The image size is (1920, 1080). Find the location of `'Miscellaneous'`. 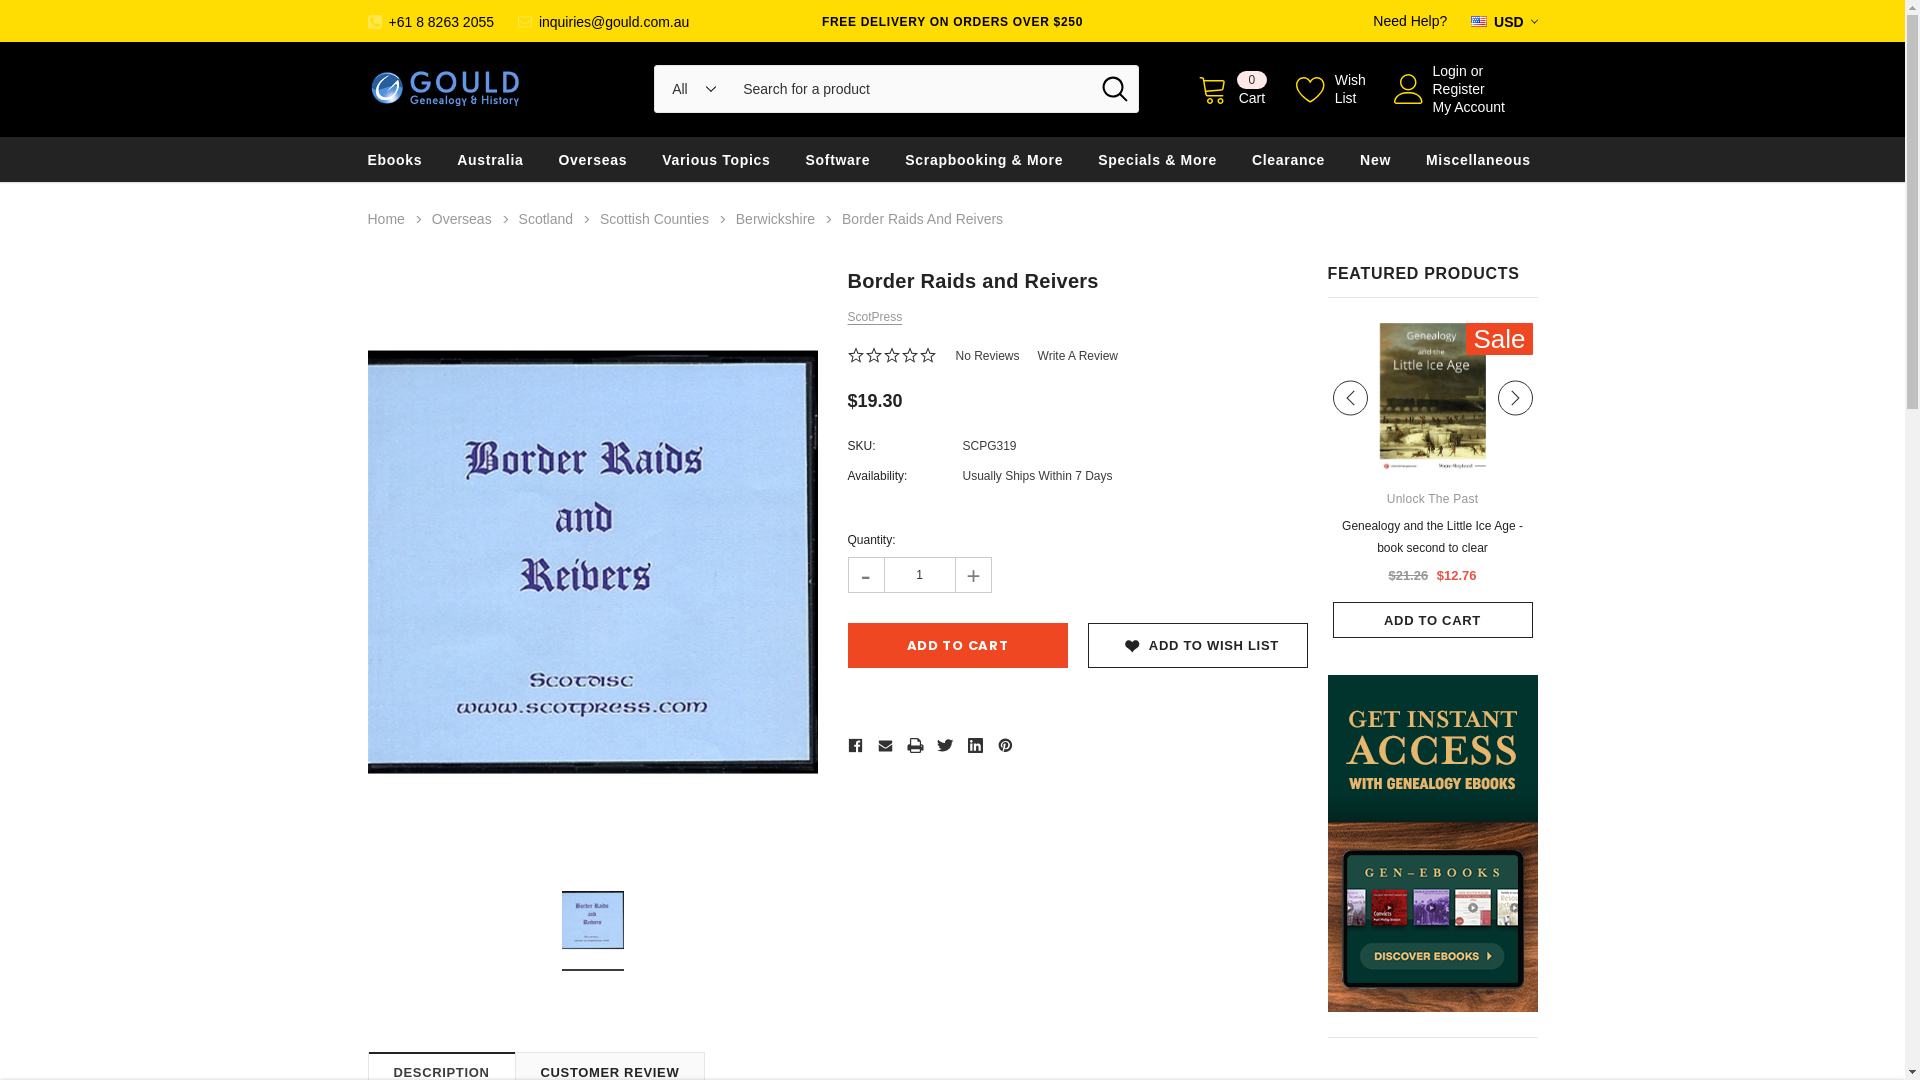

'Miscellaneous' is located at coordinates (1478, 158).